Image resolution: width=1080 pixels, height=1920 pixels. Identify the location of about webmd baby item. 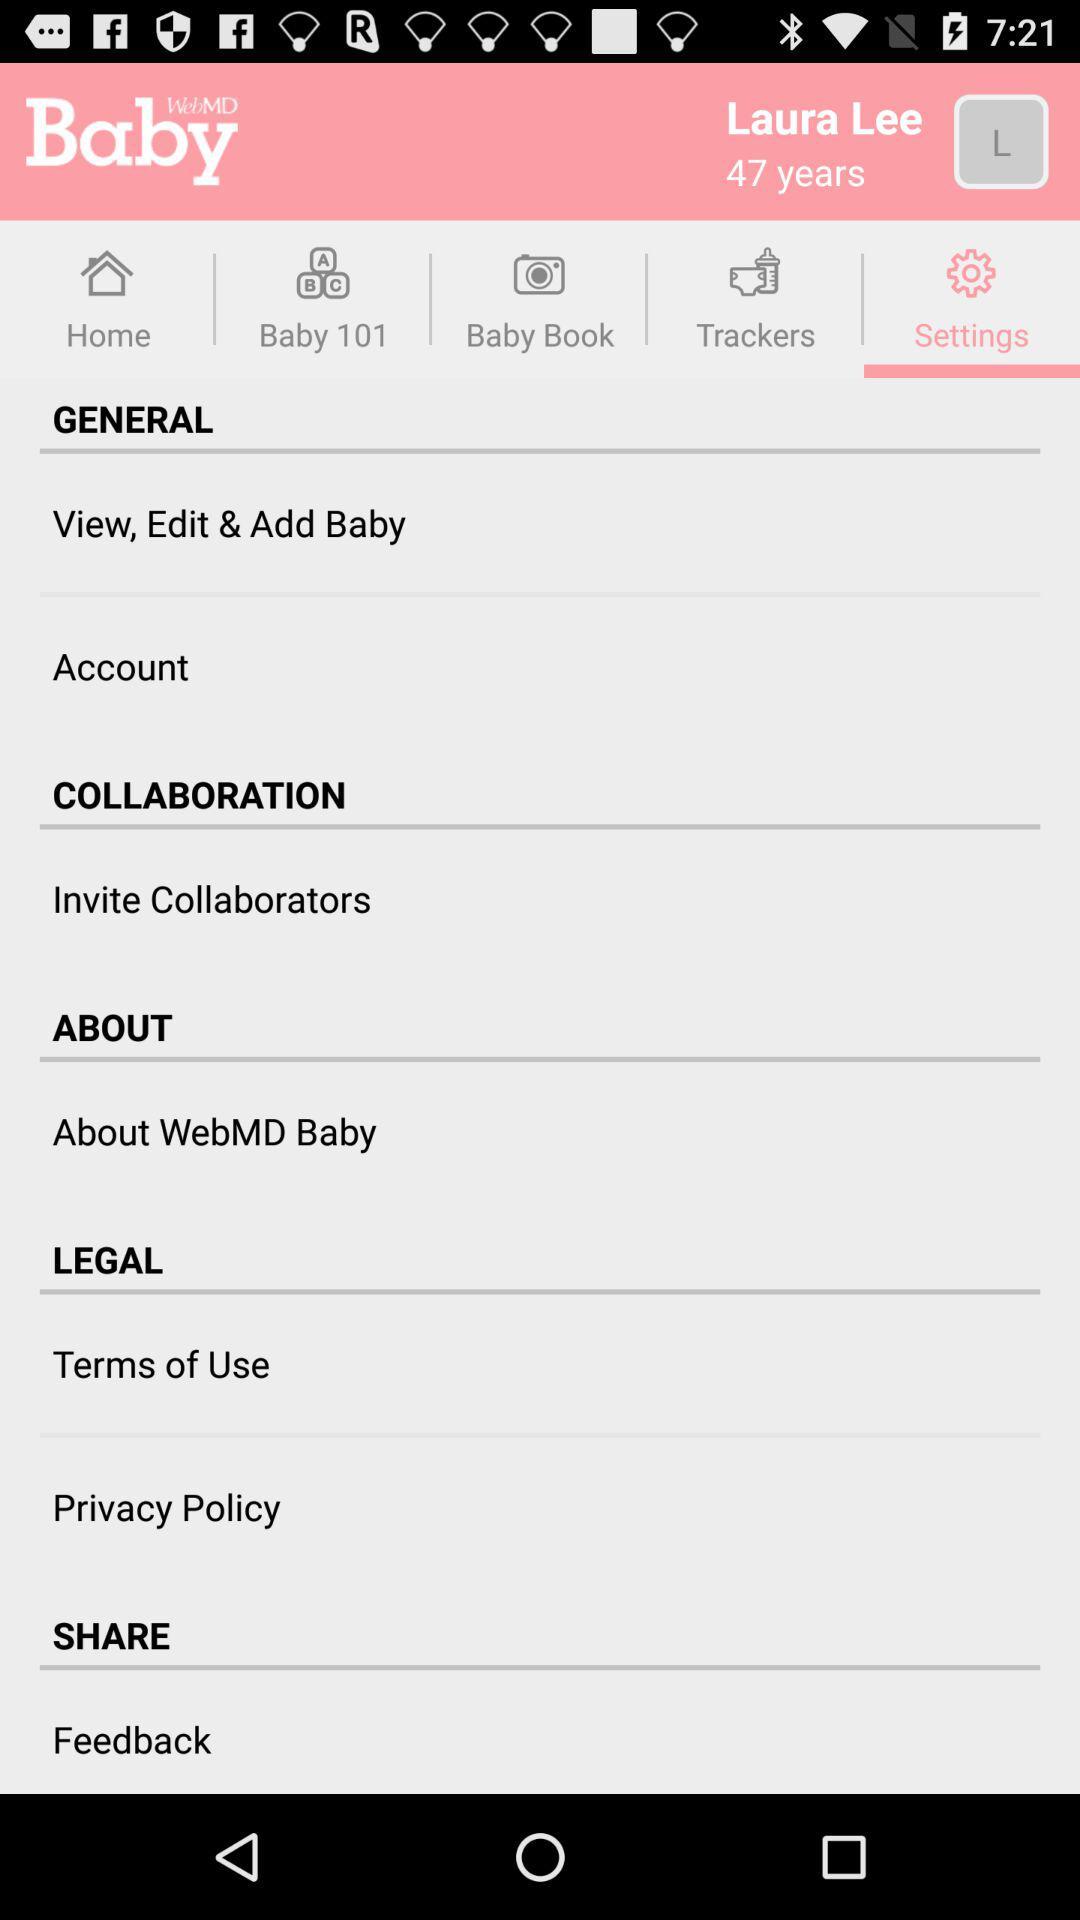
(214, 1131).